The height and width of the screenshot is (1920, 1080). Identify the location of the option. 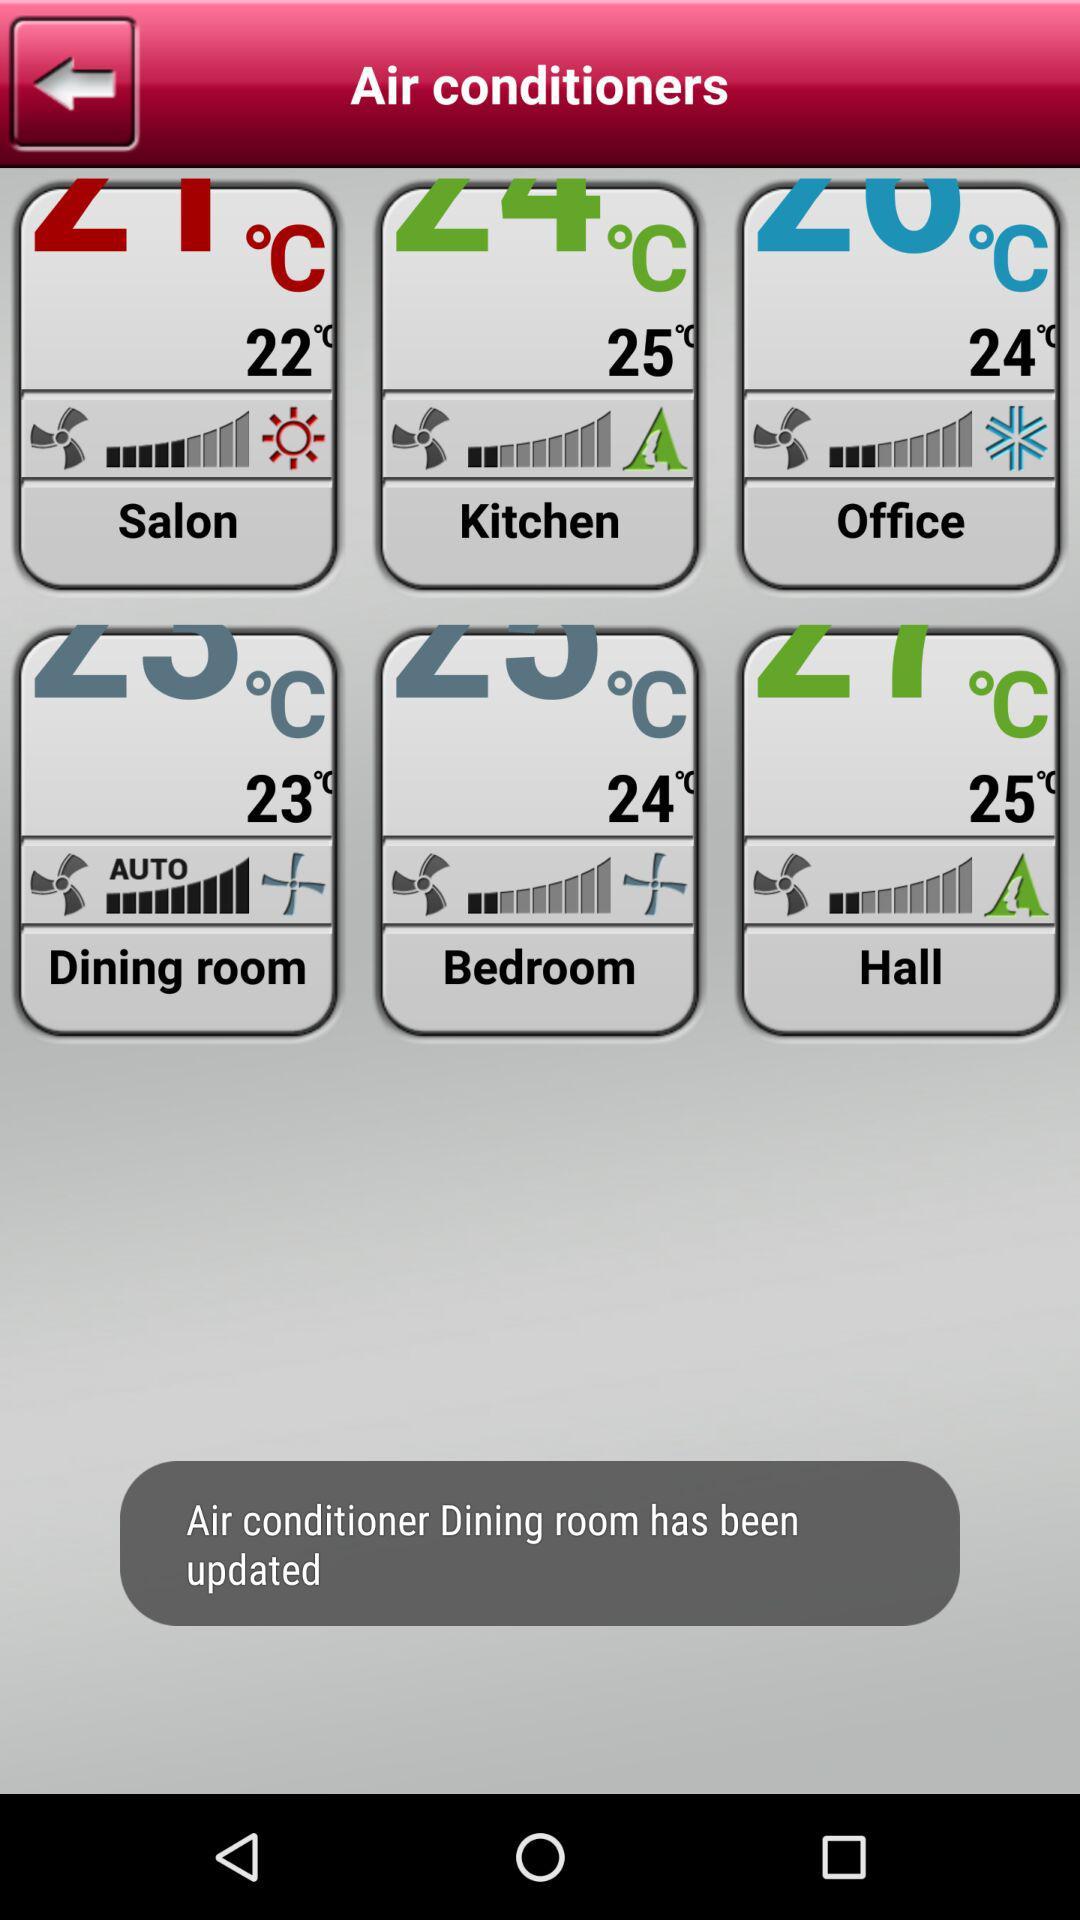
(177, 388).